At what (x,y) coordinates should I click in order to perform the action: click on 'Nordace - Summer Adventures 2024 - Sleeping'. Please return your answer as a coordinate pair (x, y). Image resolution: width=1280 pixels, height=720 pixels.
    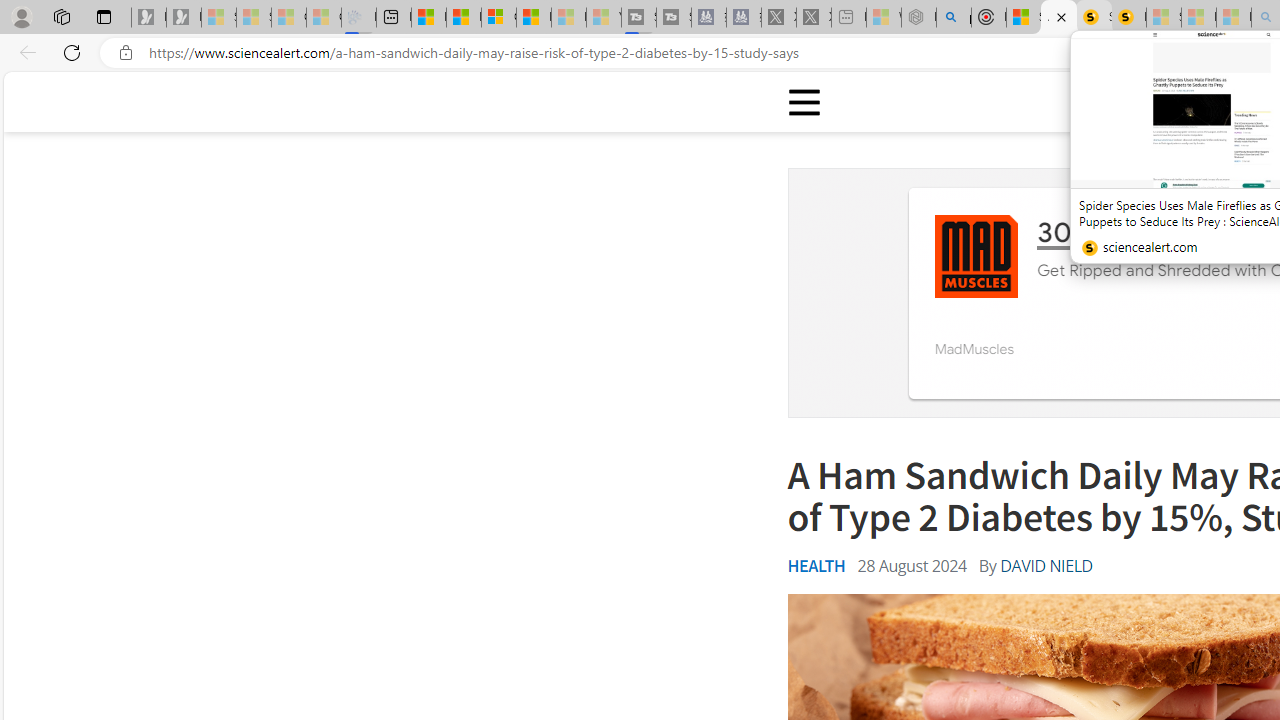
    Looking at the image, I should click on (918, 17).